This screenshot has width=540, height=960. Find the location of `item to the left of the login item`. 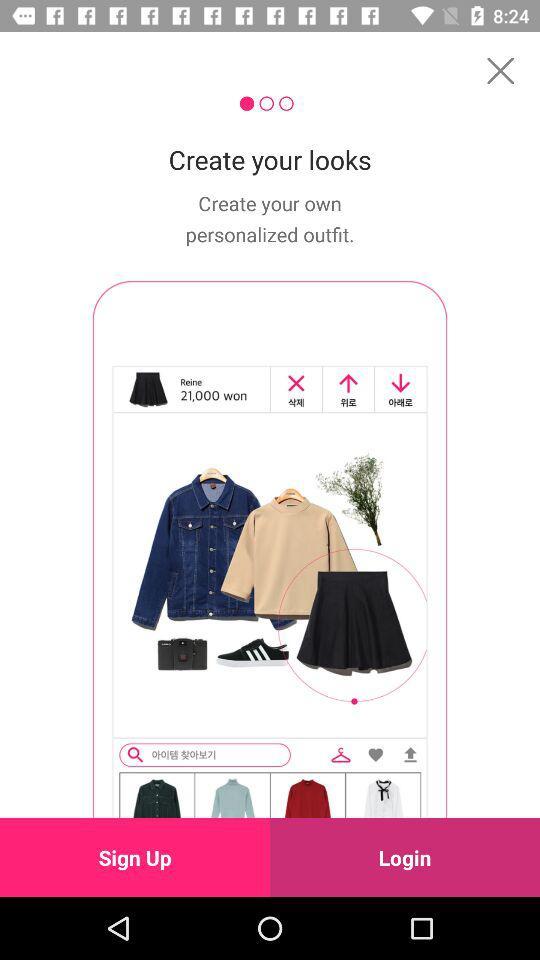

item to the left of the login item is located at coordinates (135, 856).